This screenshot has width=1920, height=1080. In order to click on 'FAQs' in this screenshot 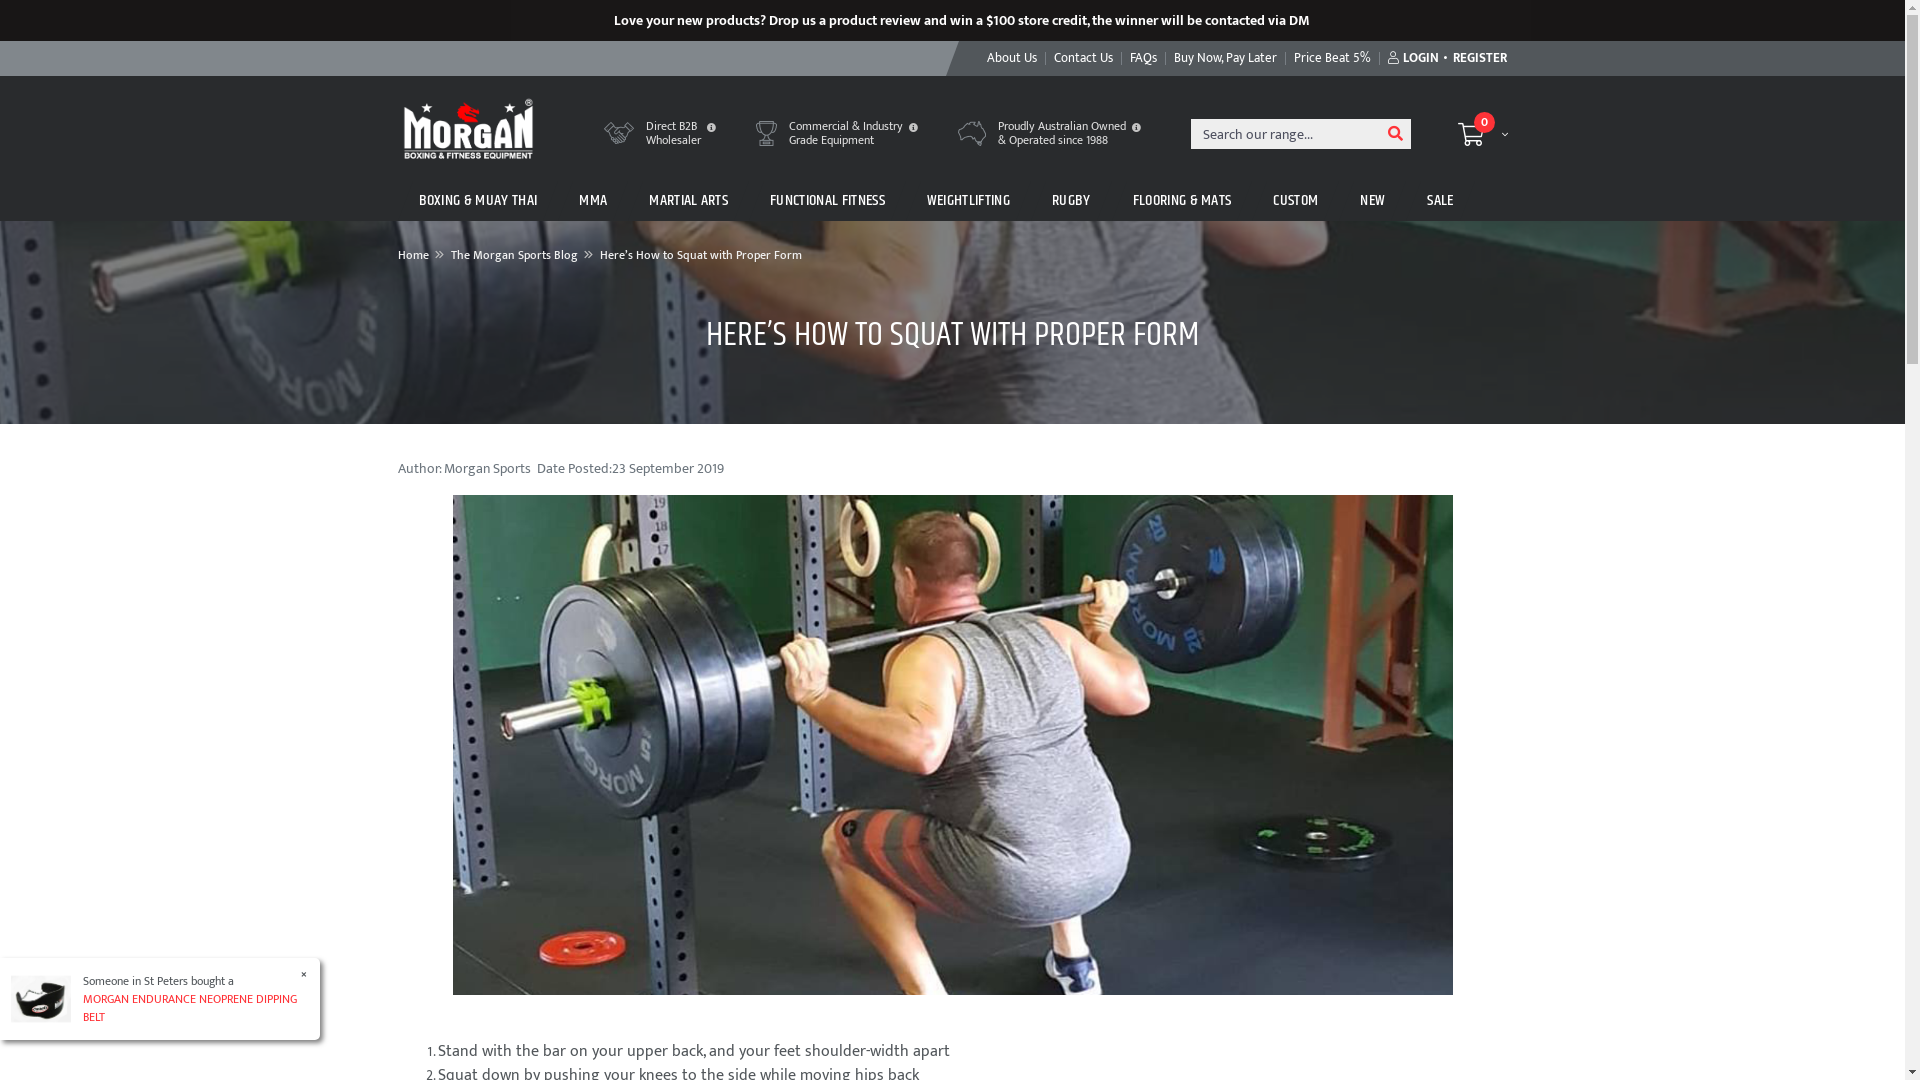, I will do `click(1121, 57)`.